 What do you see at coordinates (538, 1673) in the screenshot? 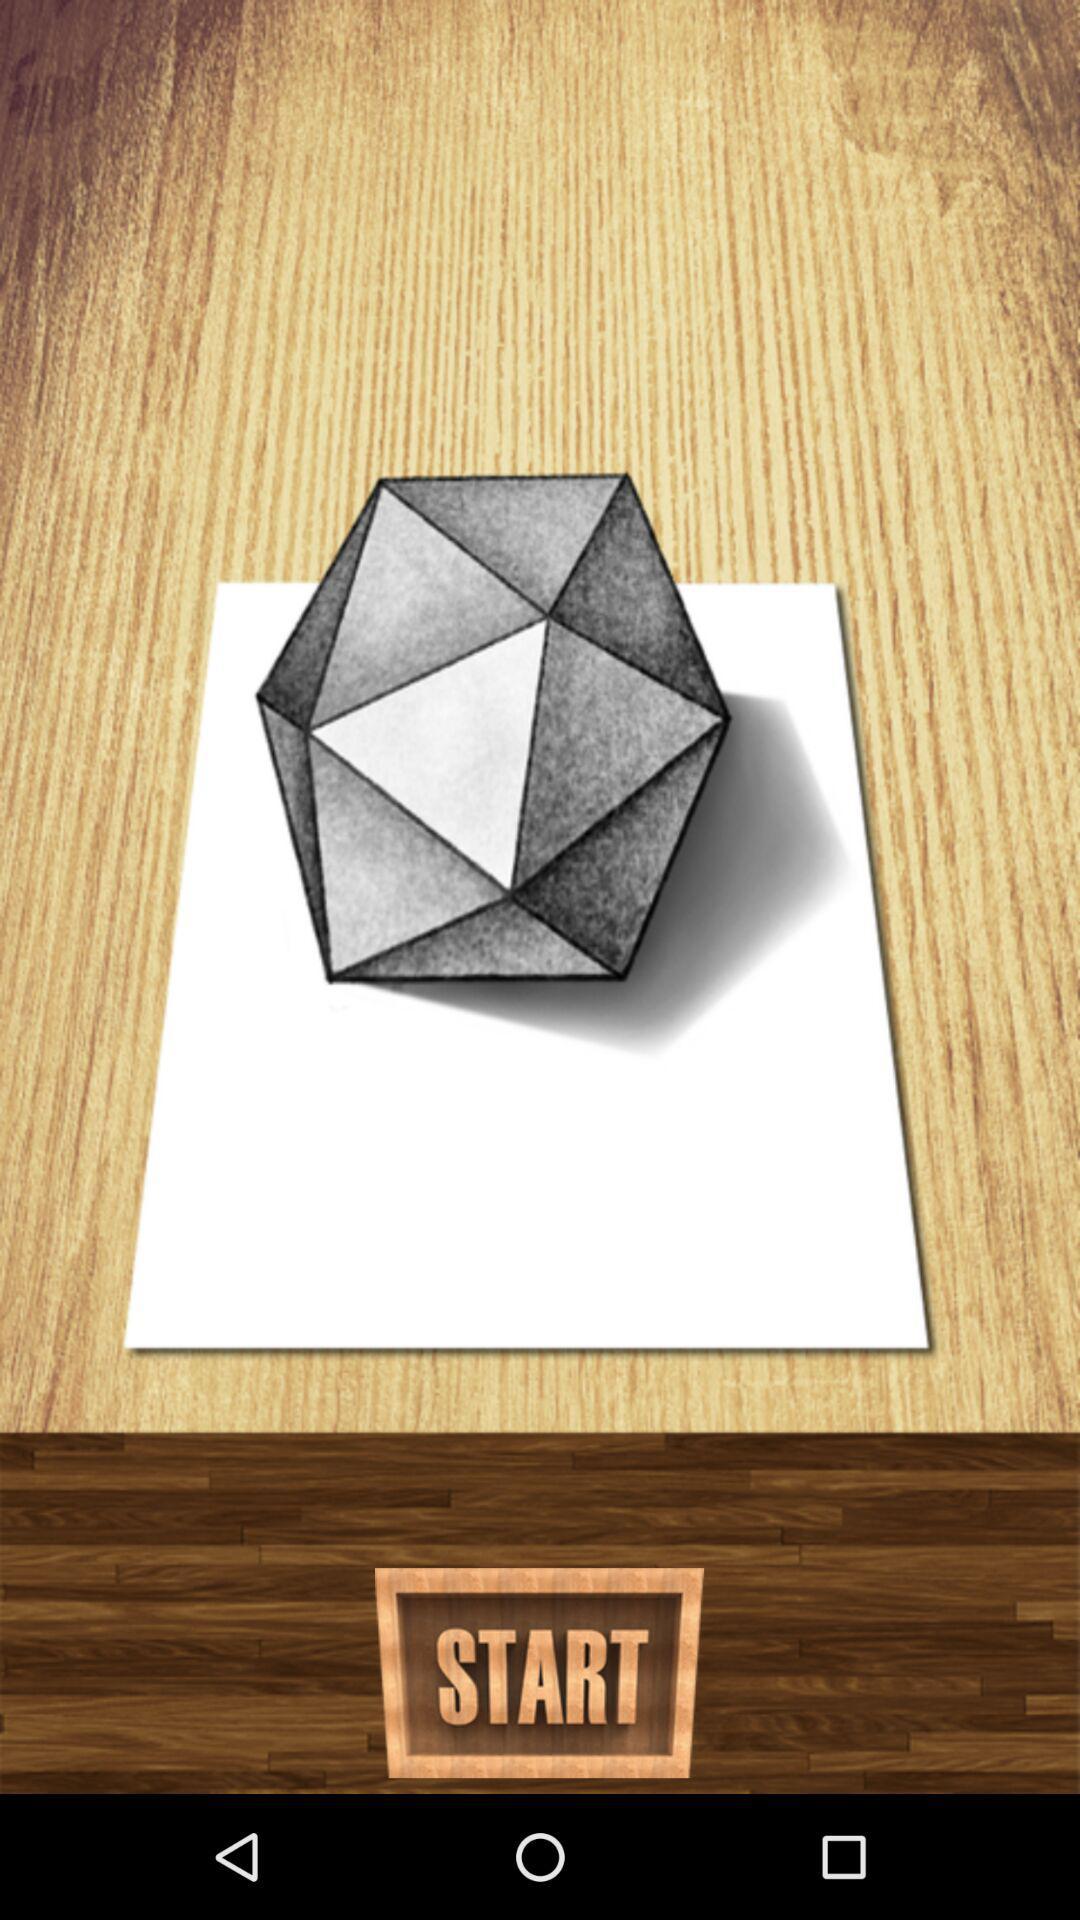
I see `go start` at bounding box center [538, 1673].